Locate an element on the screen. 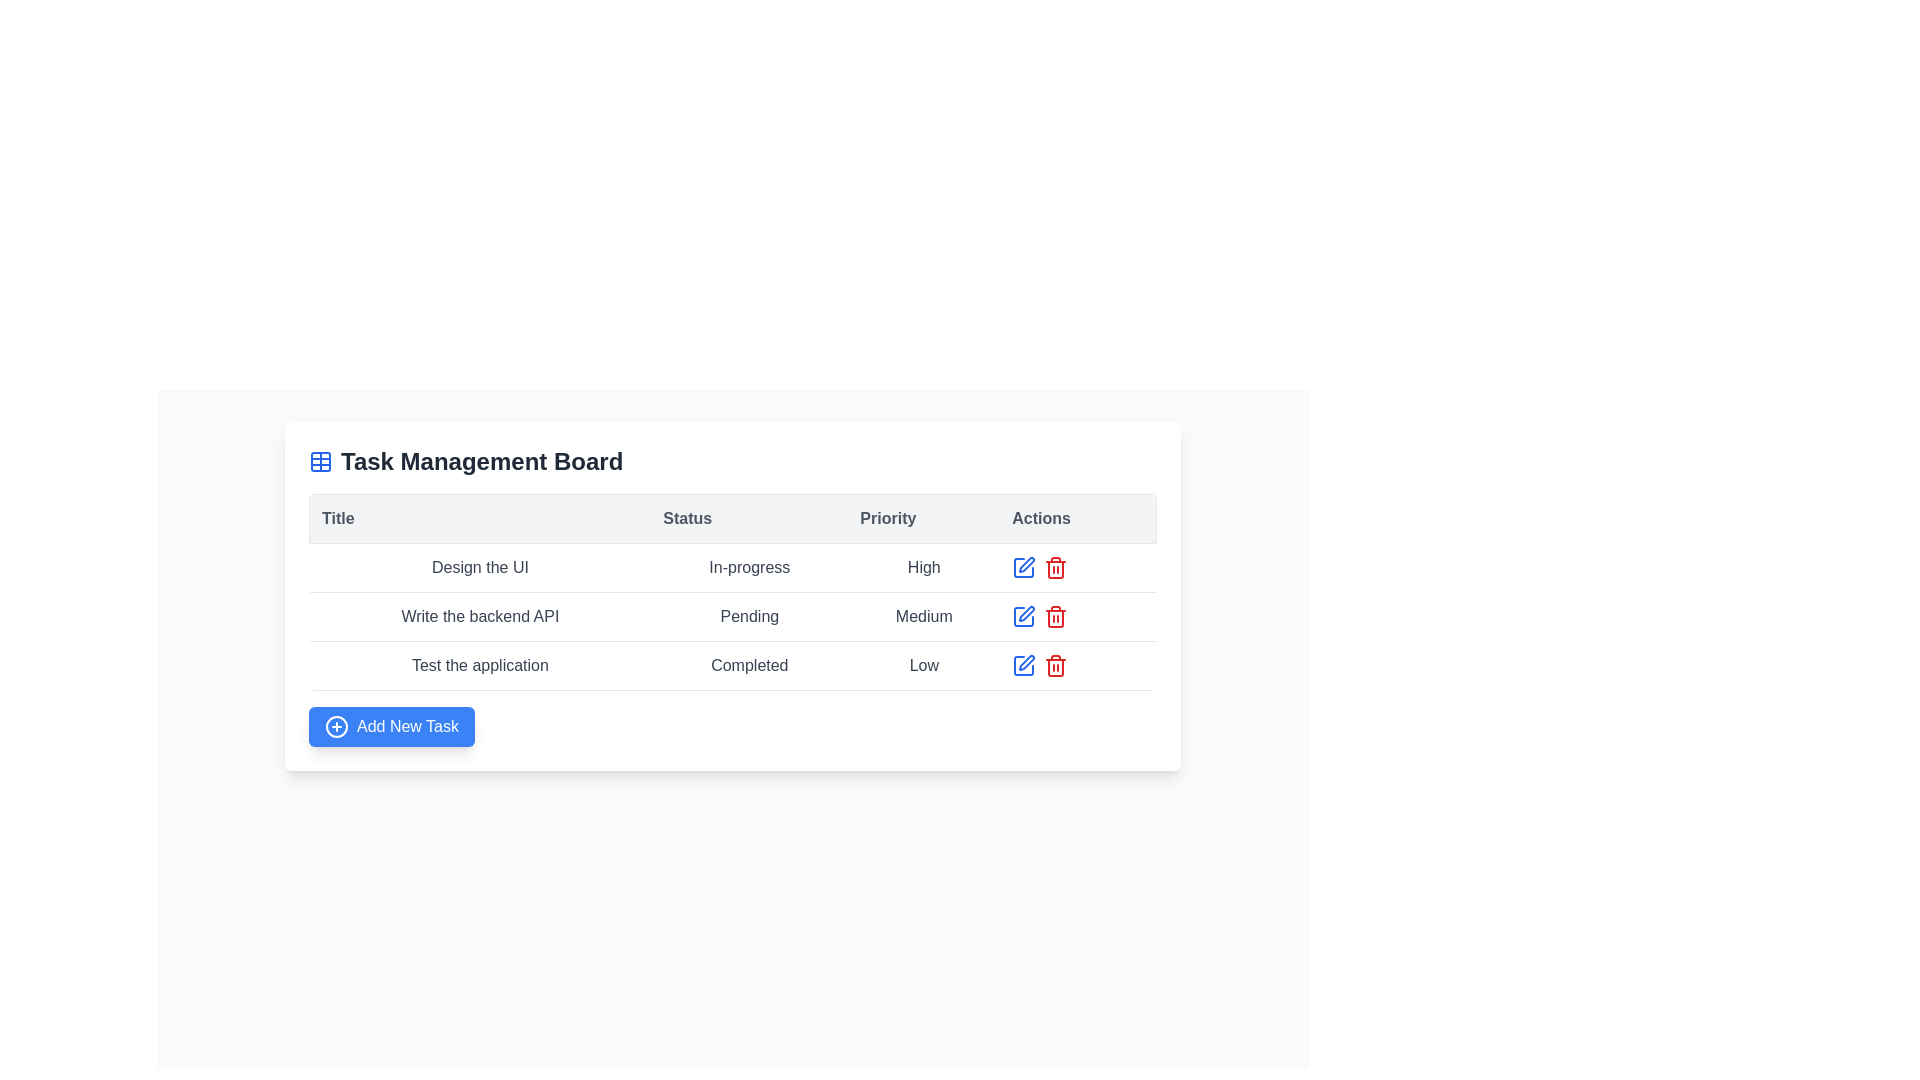 Image resolution: width=1920 pixels, height=1080 pixels. the static text label displaying 'Completed' in gray color located in the third row of the table under the 'Status' column is located at coordinates (748, 666).